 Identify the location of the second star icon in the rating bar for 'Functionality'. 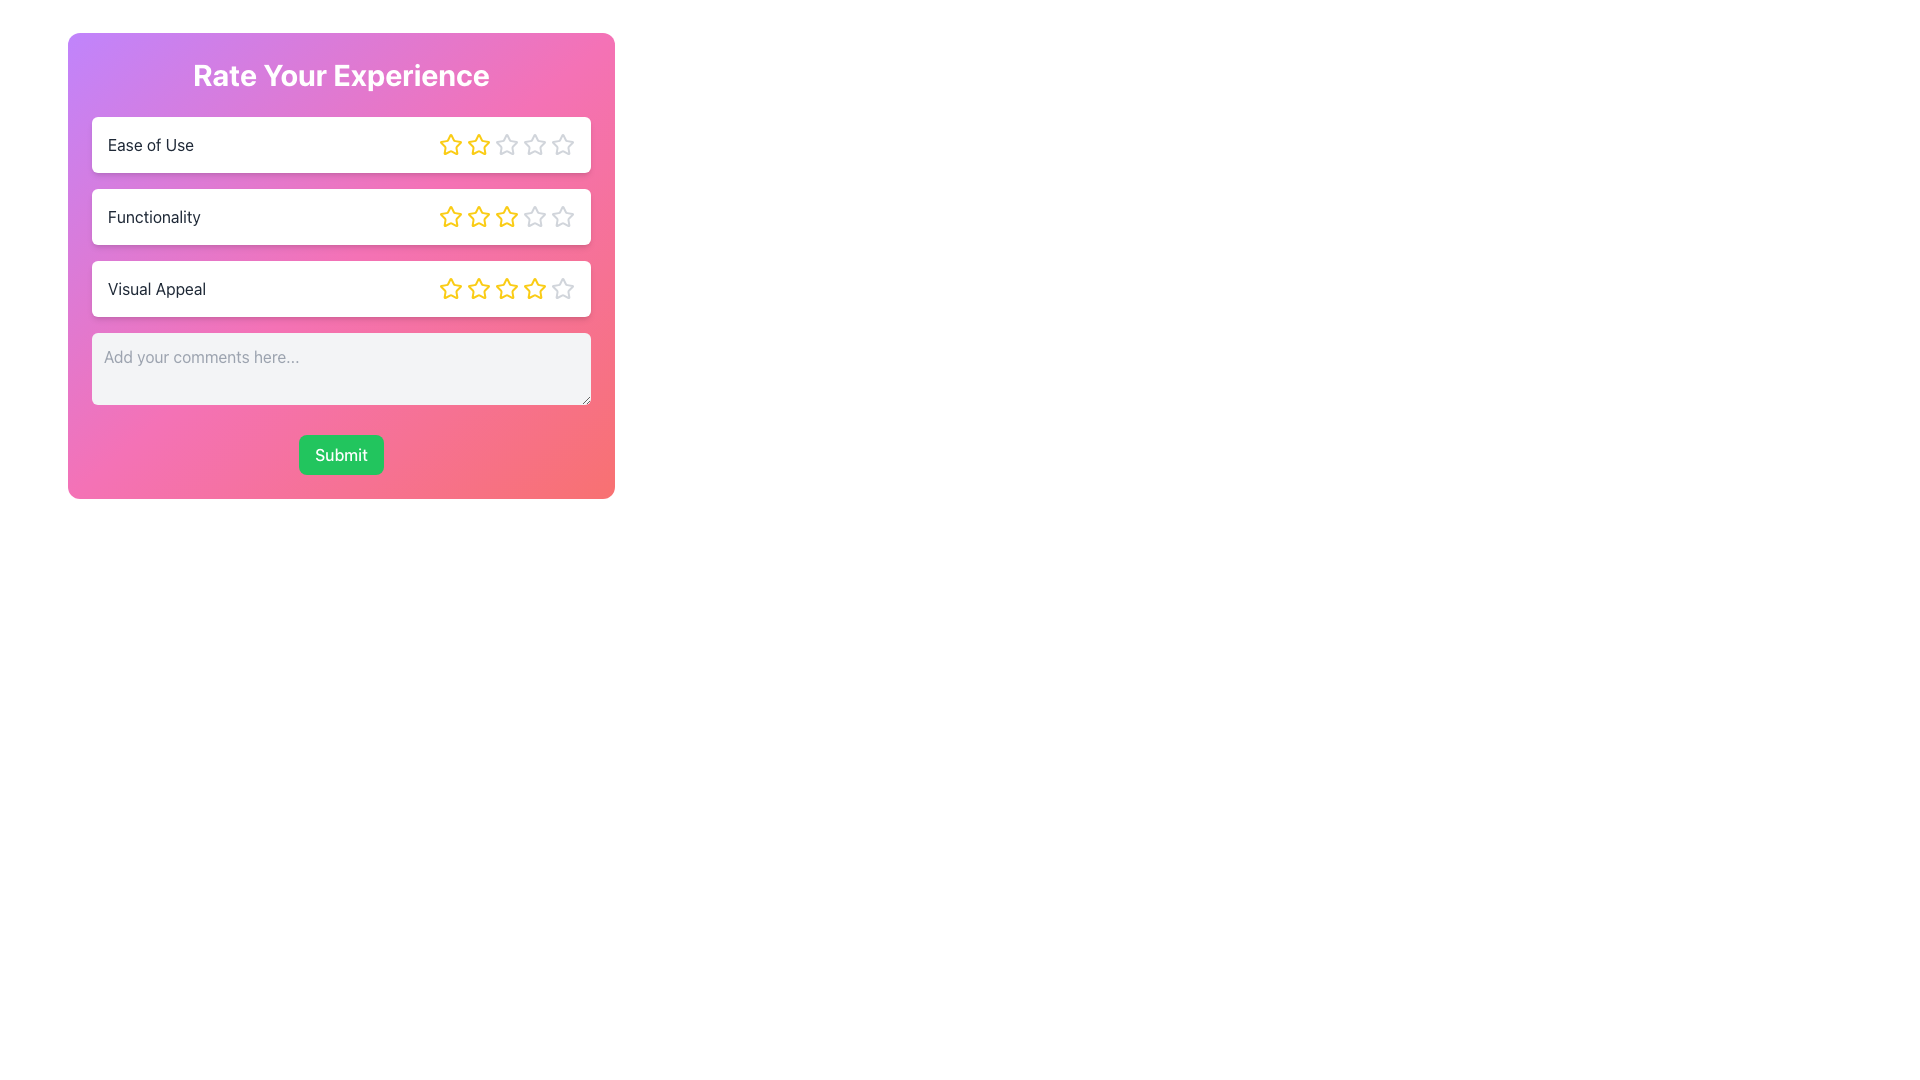
(450, 216).